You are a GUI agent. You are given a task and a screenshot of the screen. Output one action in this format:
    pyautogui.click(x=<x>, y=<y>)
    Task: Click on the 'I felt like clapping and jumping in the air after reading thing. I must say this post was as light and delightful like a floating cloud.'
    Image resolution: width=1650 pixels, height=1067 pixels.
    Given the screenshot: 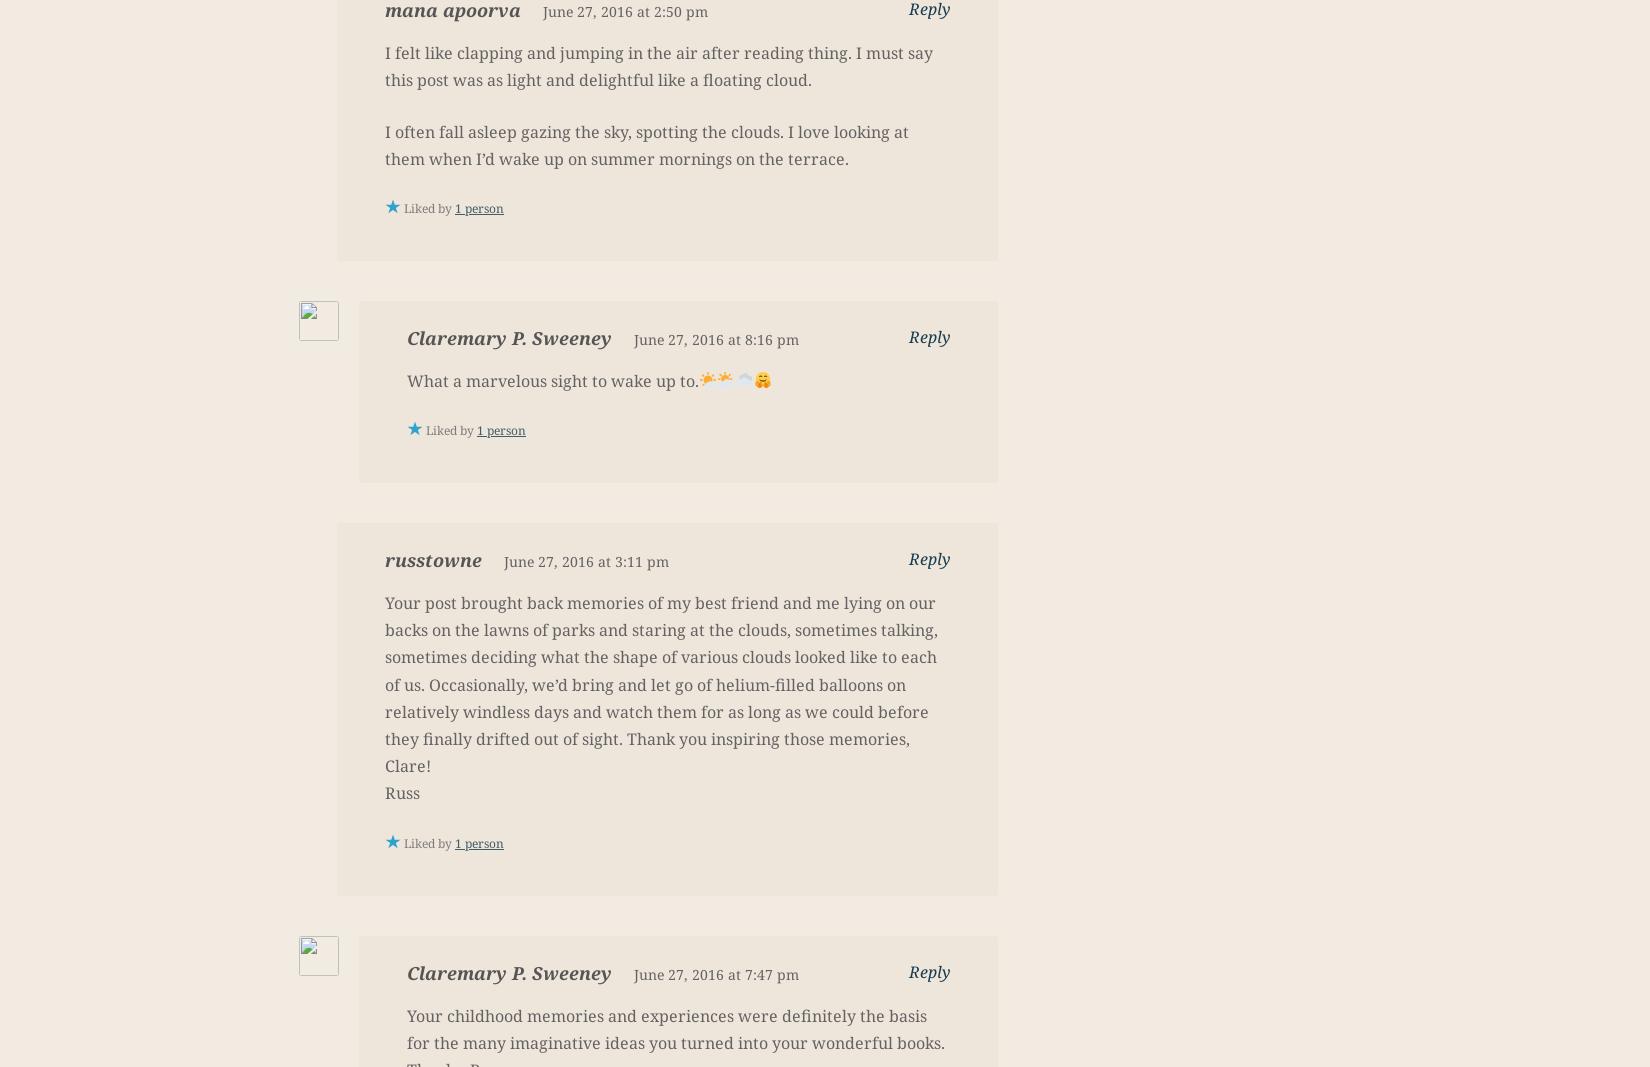 What is the action you would take?
    pyautogui.click(x=658, y=65)
    